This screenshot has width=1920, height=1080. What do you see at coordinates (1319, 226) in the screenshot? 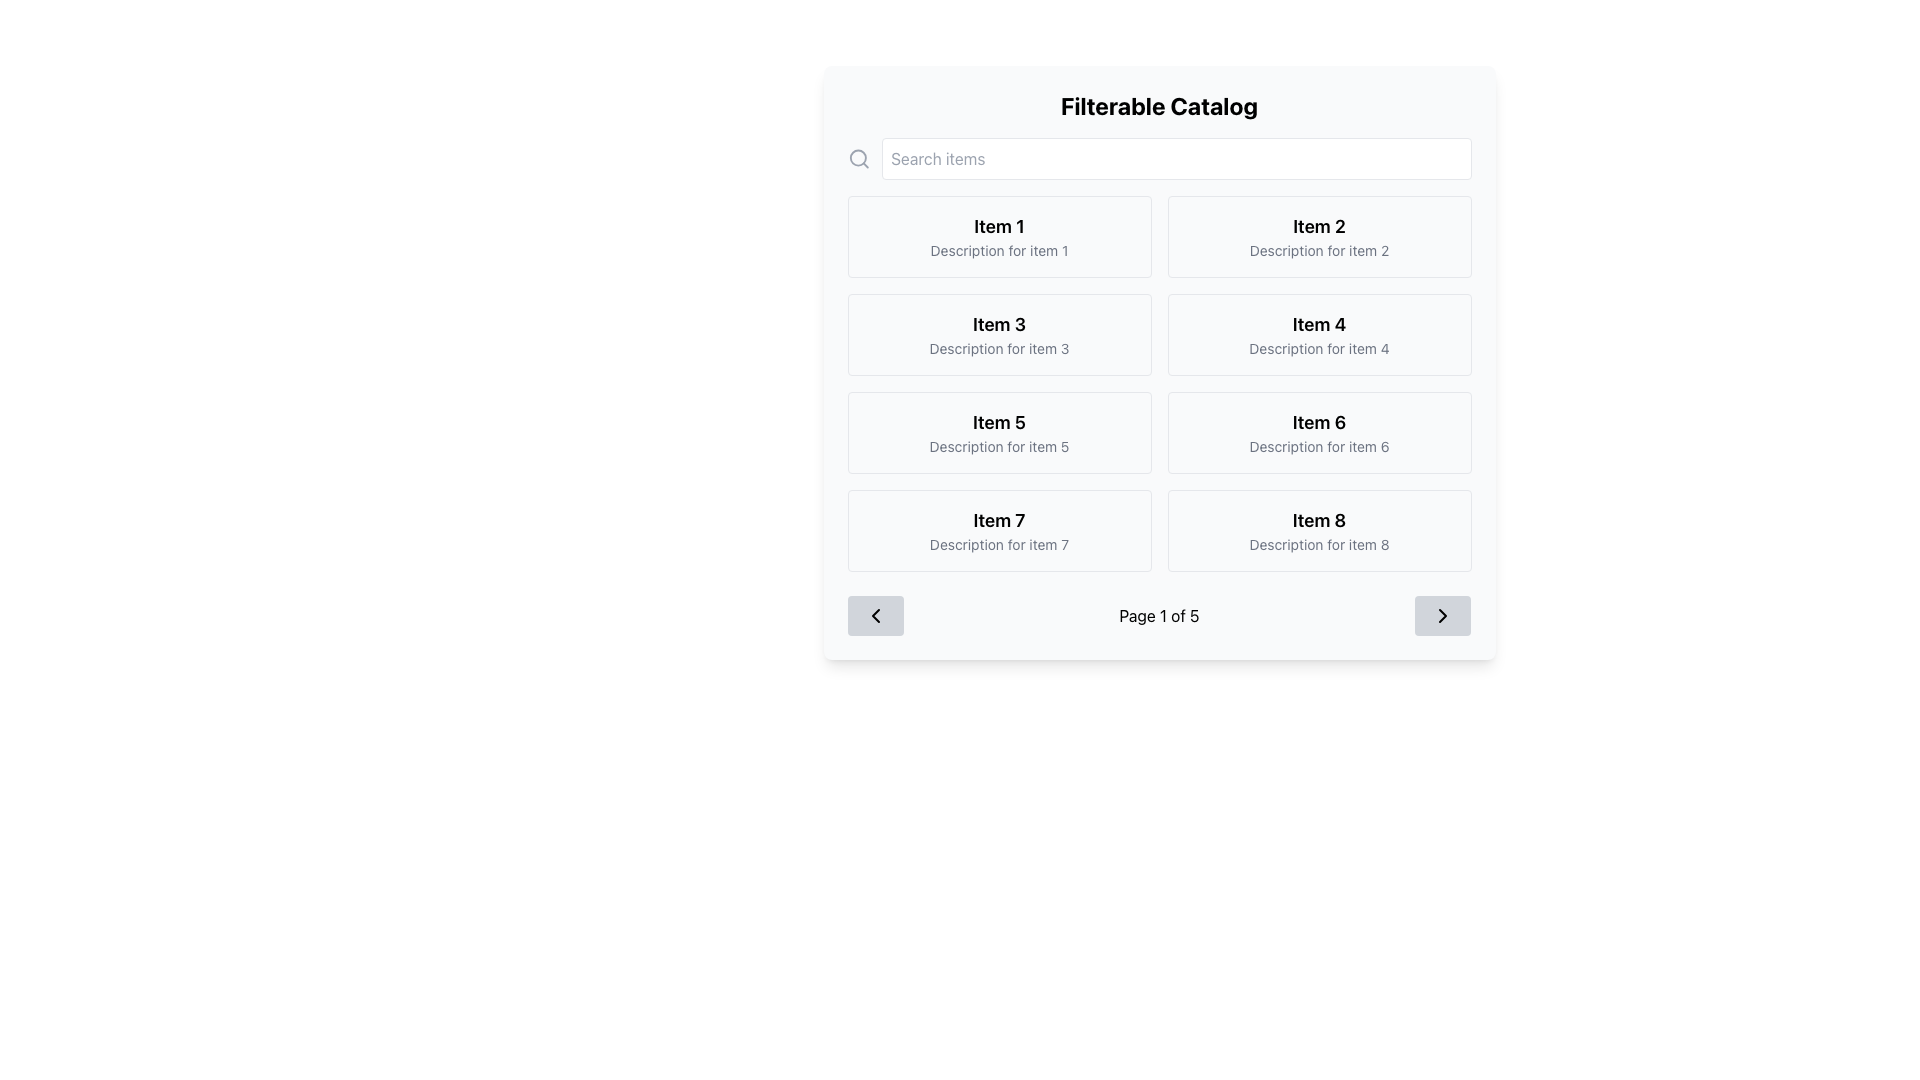
I see `the static text label that serves as the title of the card located in the second column of the first row, positioned above the description text 'Description for item 2'` at bounding box center [1319, 226].